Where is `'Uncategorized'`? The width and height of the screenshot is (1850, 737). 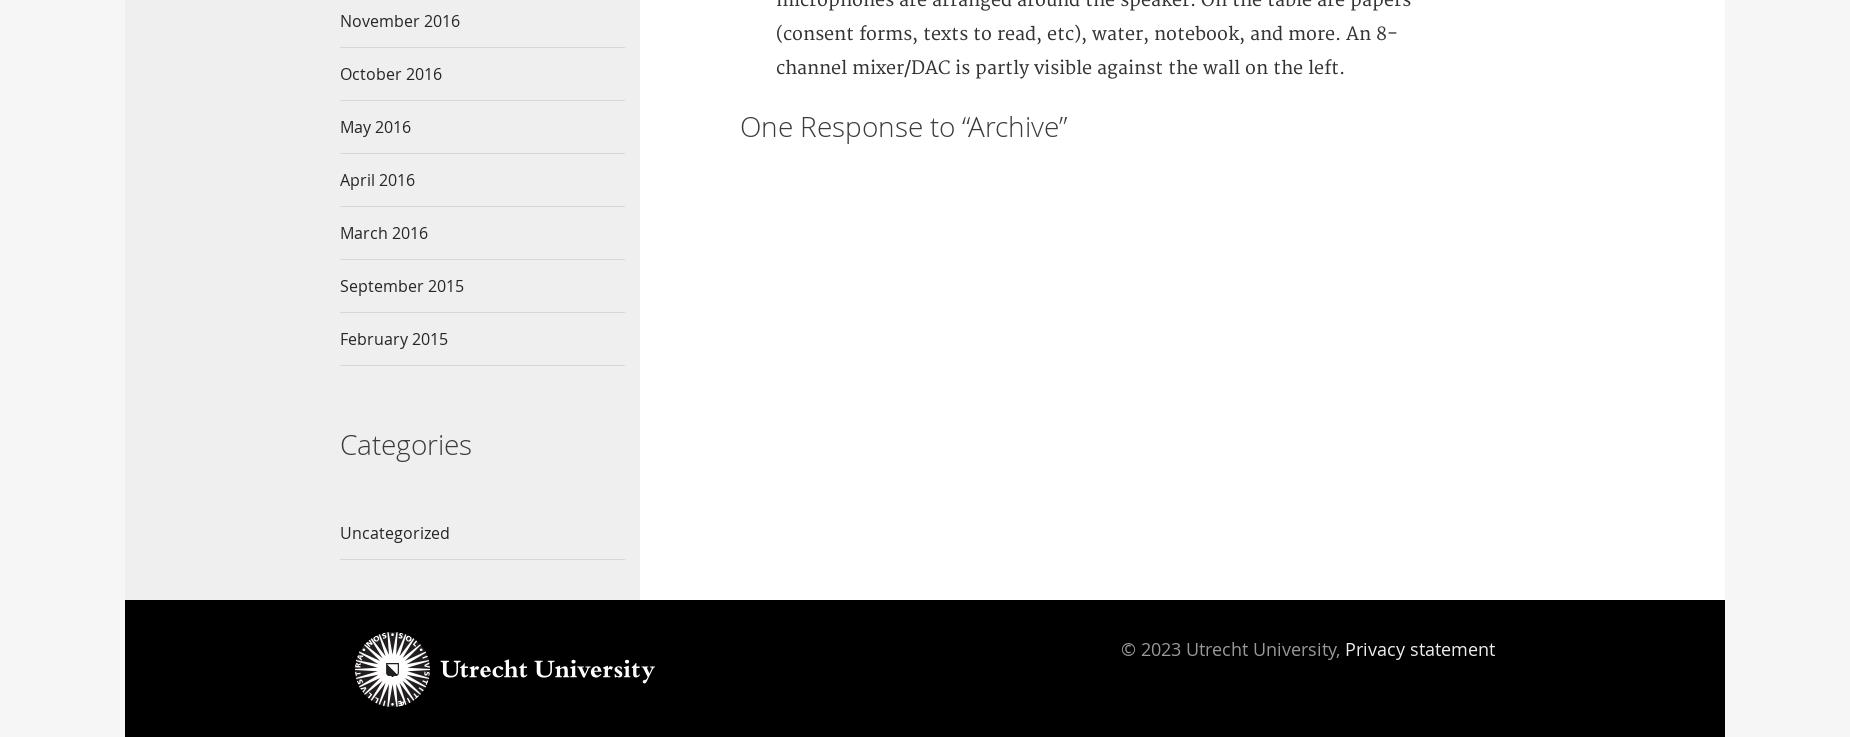 'Uncategorized' is located at coordinates (393, 531).